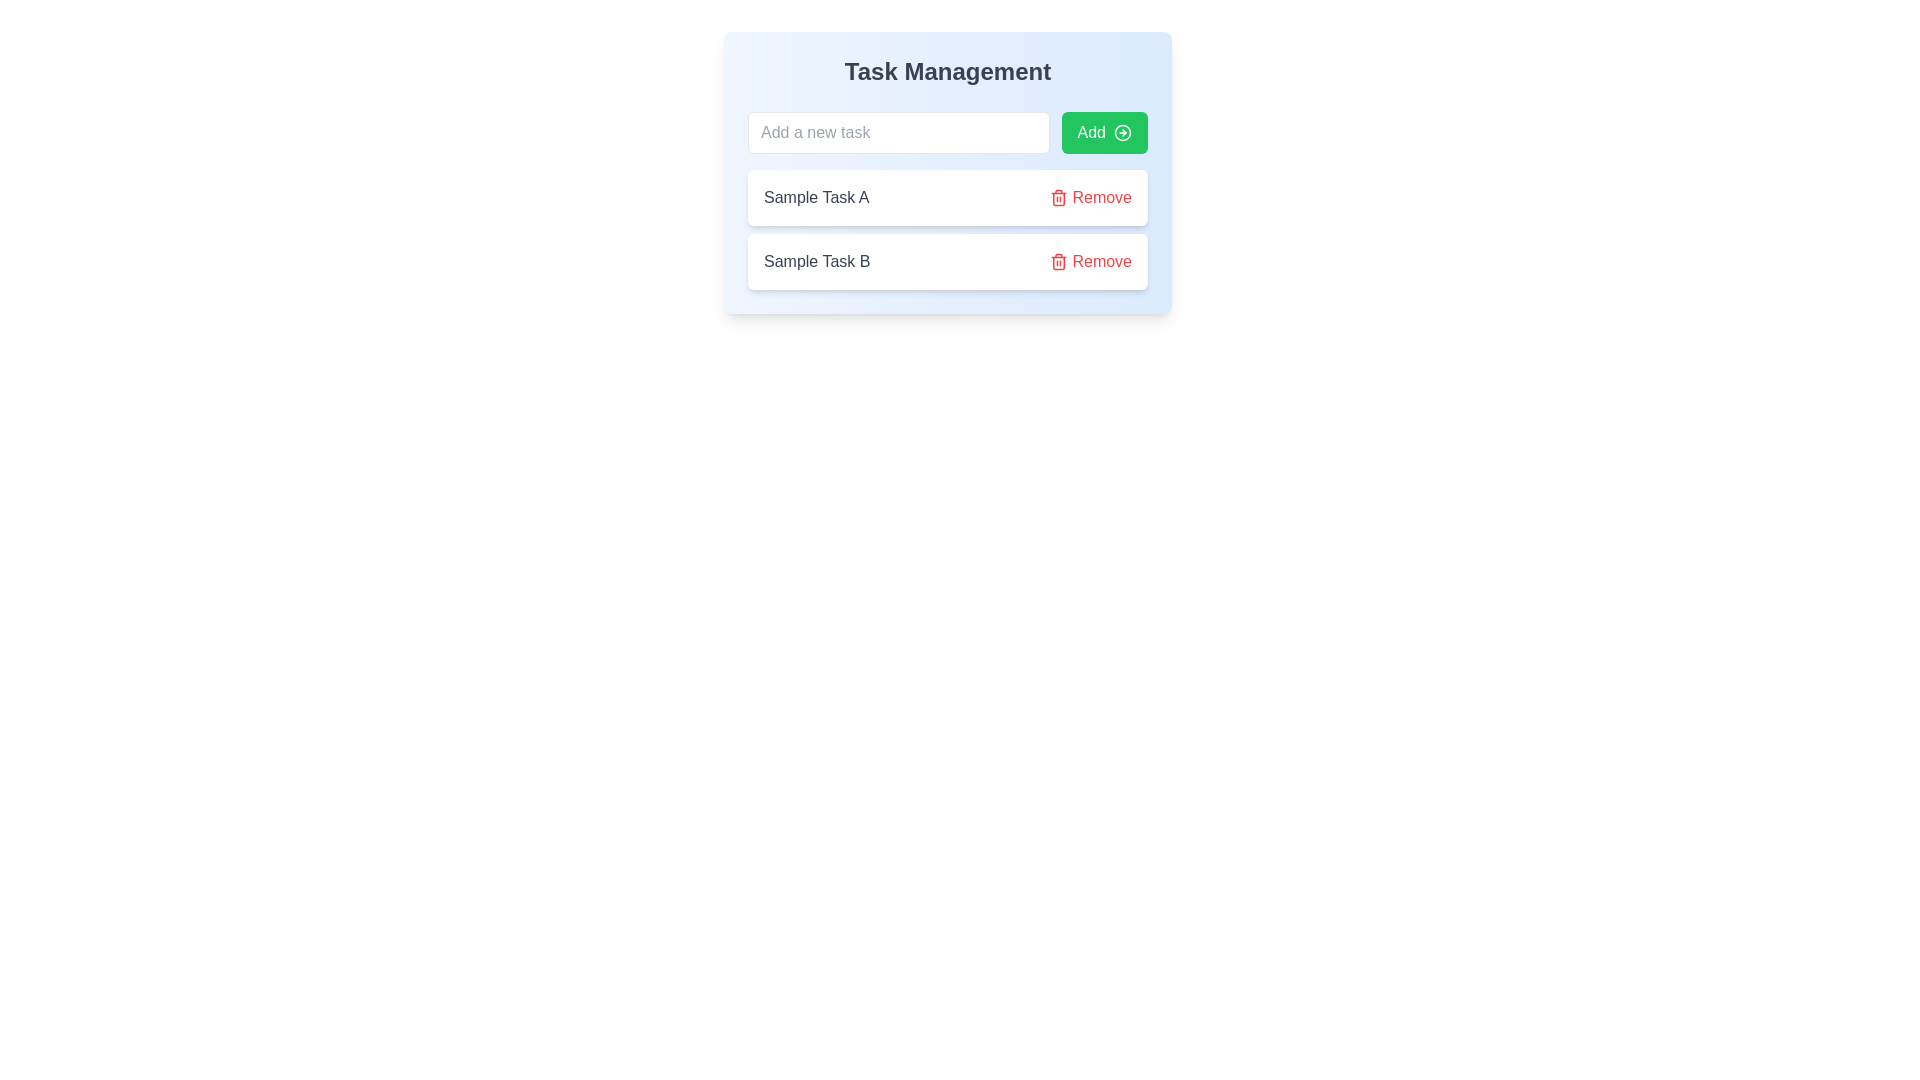  What do you see at coordinates (1058, 261) in the screenshot?
I see `the icon that provides a visual cue for the removal action associated with the 'Remove' button, which is the leftmost component in the 'Remove' button group adjacent to each task listed in the task management interface` at bounding box center [1058, 261].